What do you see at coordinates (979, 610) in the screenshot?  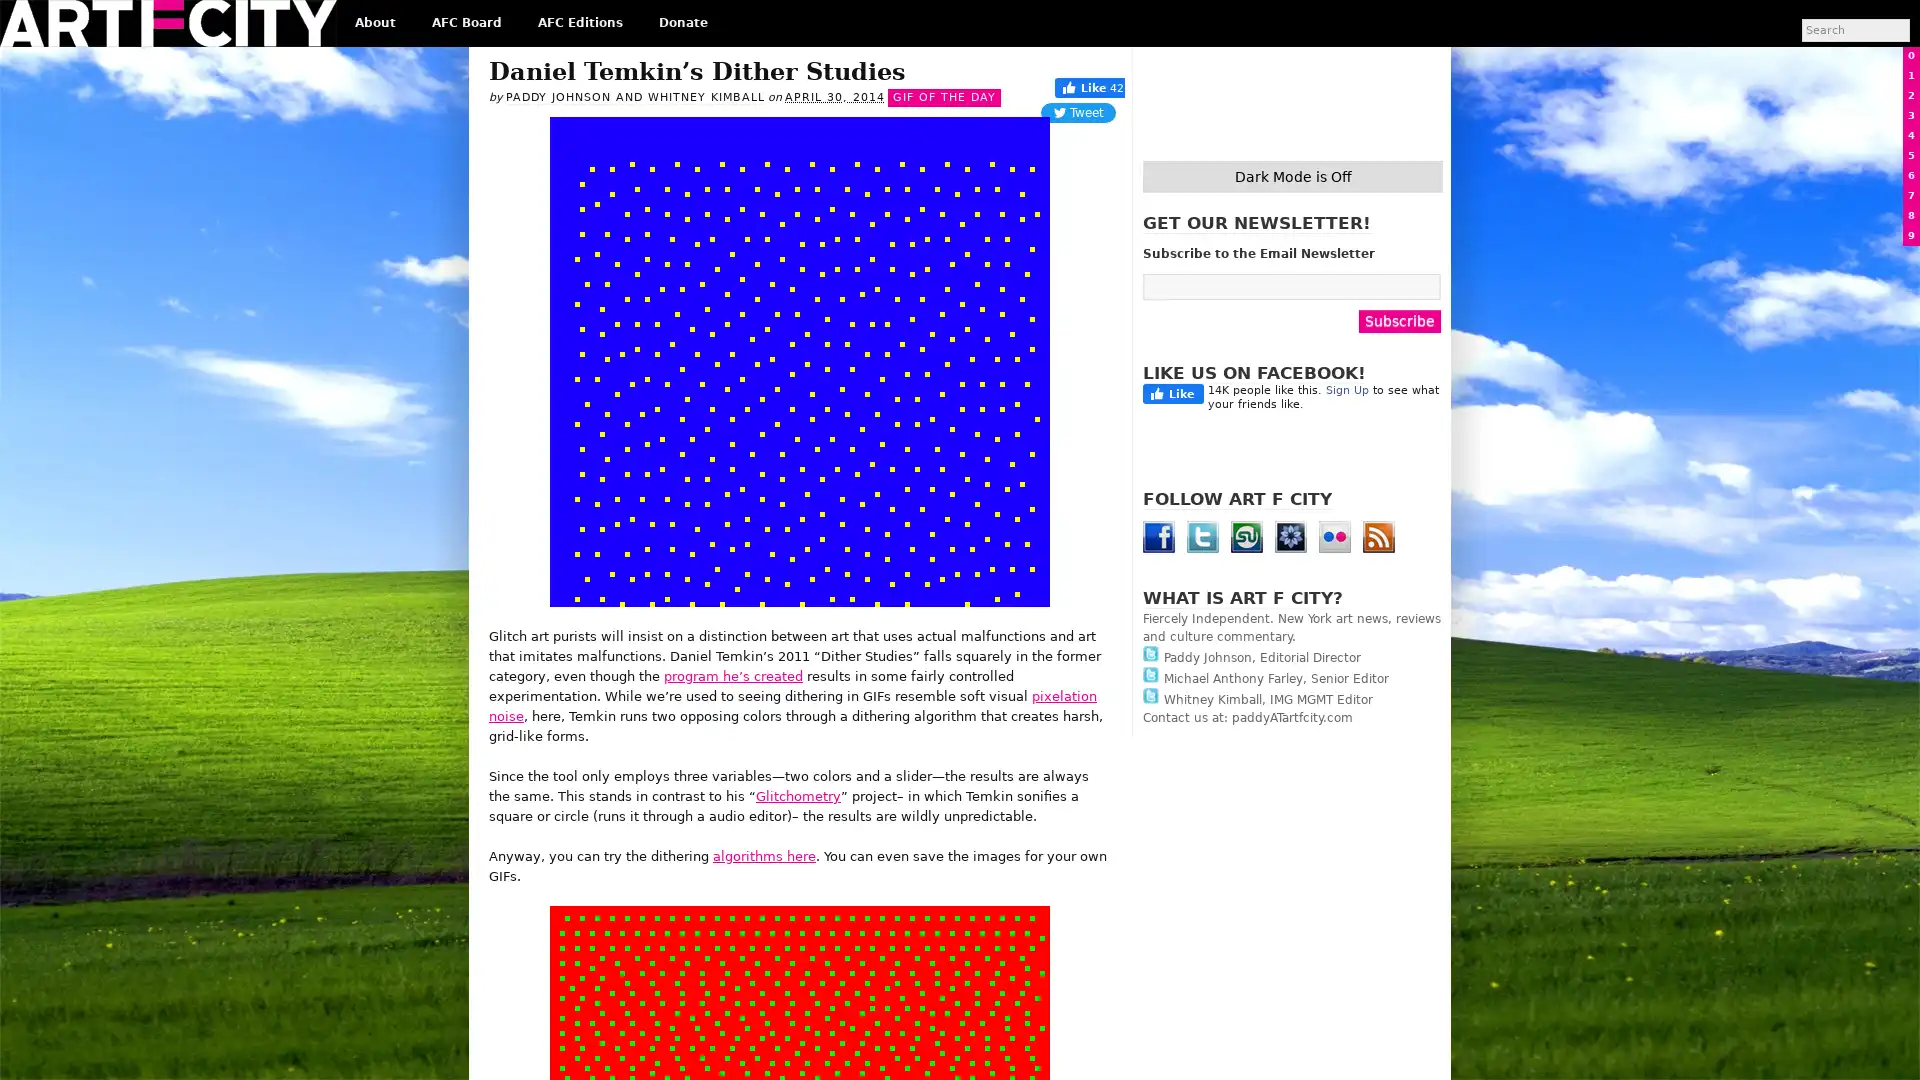 I see `Subscribe` at bounding box center [979, 610].